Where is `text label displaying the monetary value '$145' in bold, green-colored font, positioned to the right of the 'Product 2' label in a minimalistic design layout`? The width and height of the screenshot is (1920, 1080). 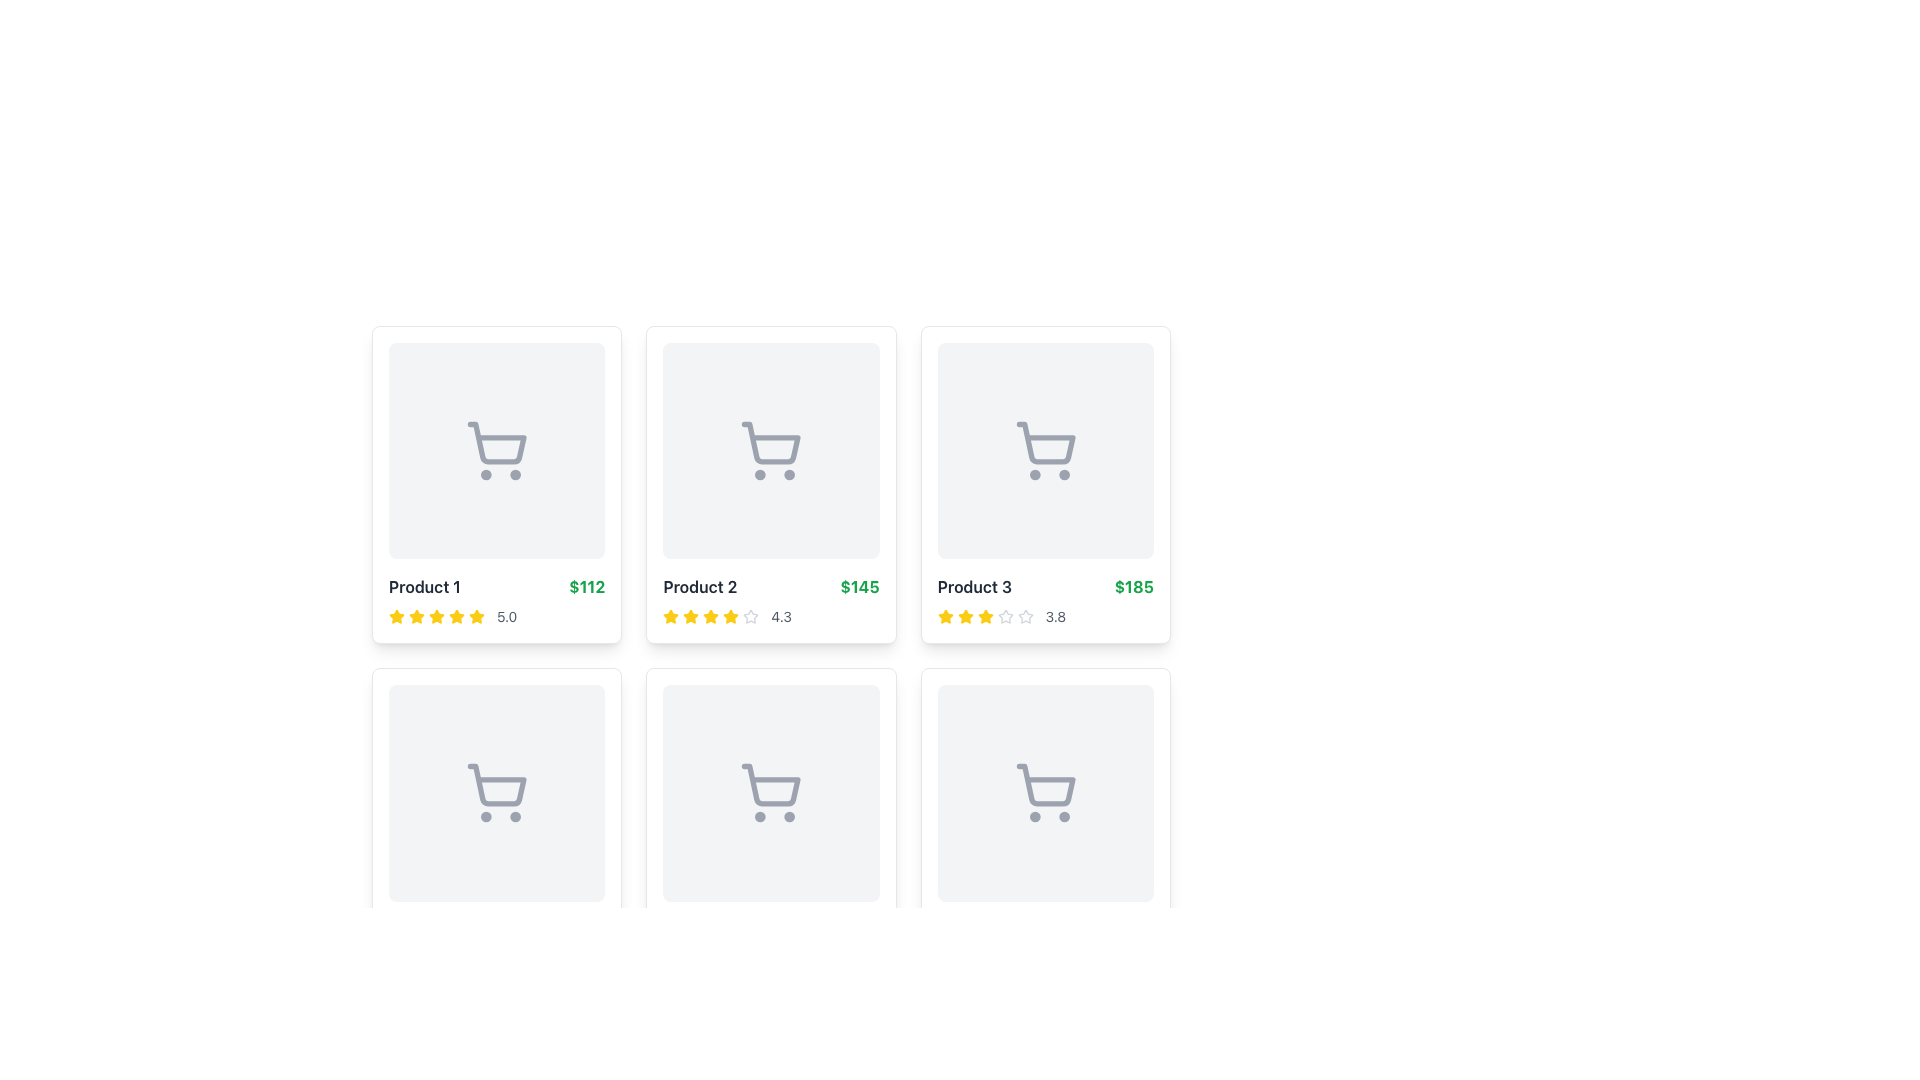
text label displaying the monetary value '$145' in bold, green-colored font, positioned to the right of the 'Product 2' label in a minimalistic design layout is located at coordinates (859, 586).